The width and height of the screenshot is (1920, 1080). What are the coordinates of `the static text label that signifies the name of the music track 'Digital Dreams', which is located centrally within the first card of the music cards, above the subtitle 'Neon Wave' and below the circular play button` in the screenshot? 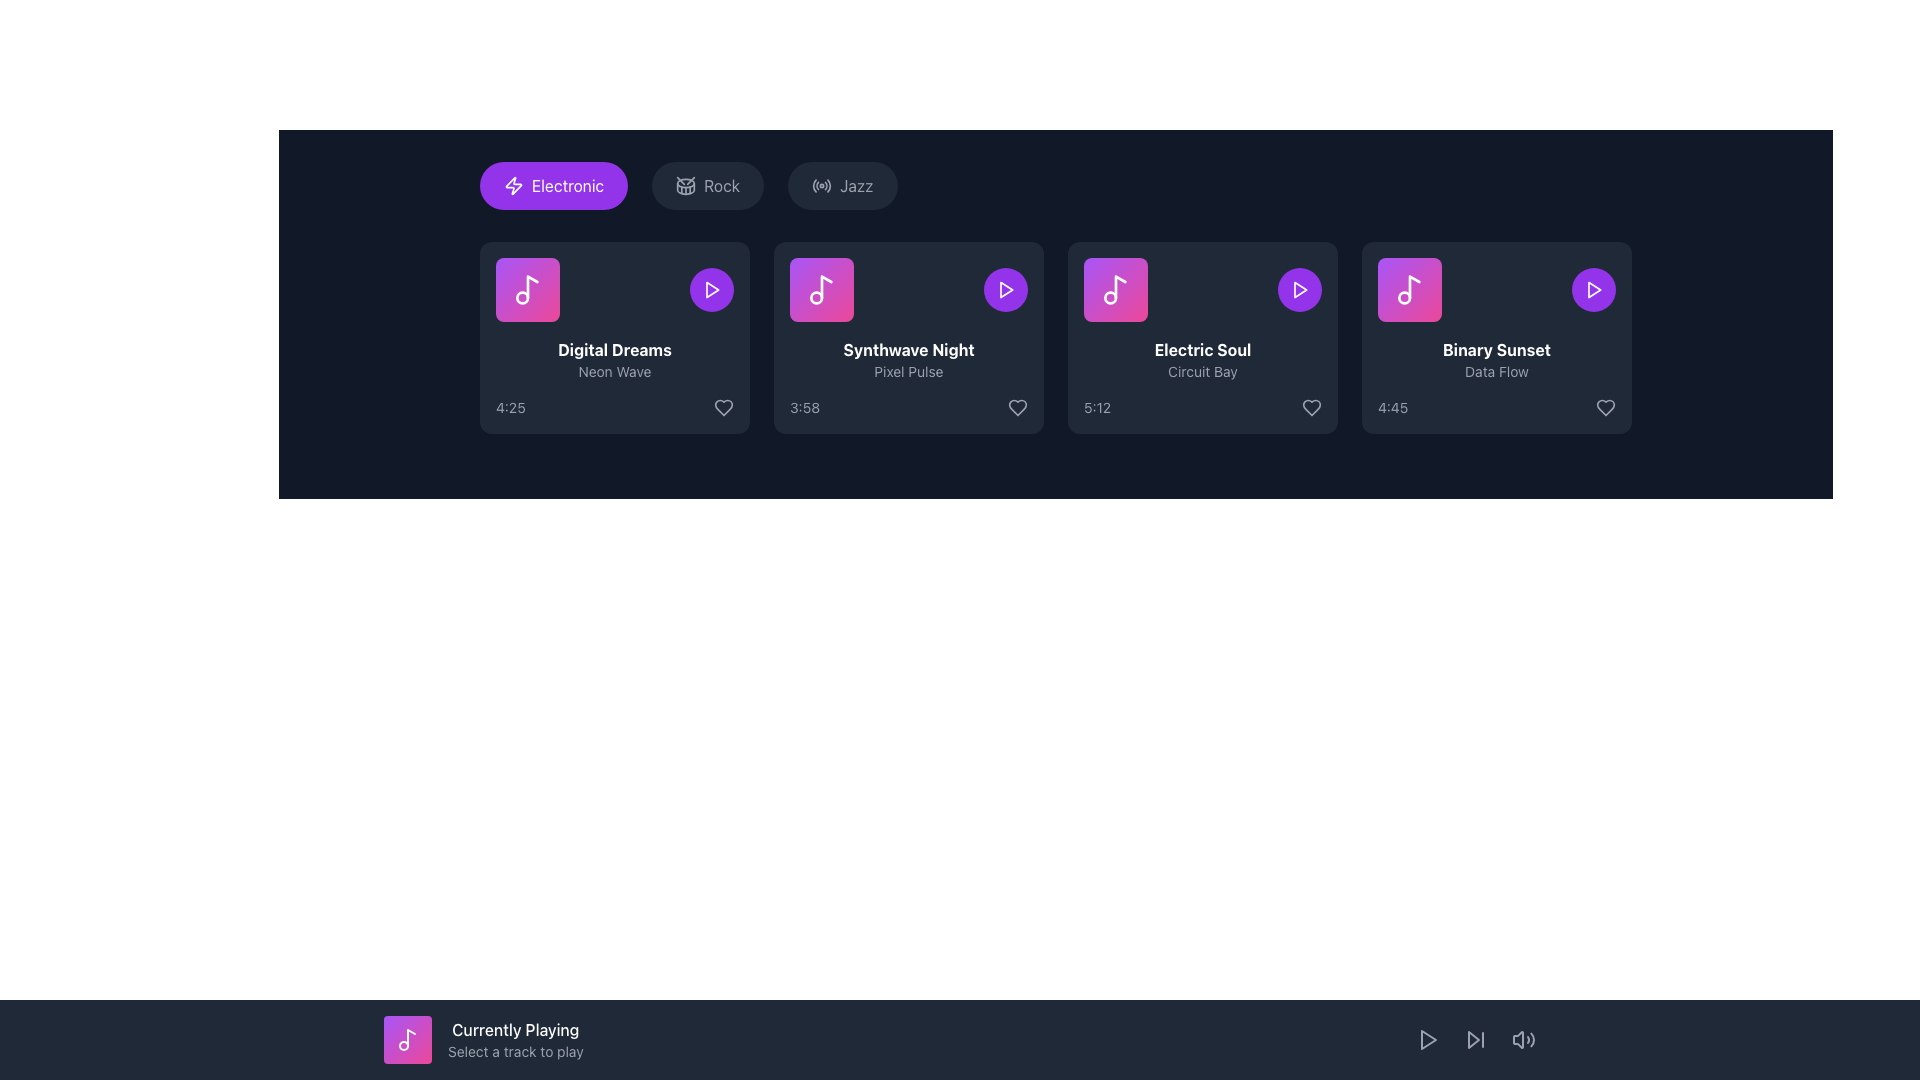 It's located at (613, 349).